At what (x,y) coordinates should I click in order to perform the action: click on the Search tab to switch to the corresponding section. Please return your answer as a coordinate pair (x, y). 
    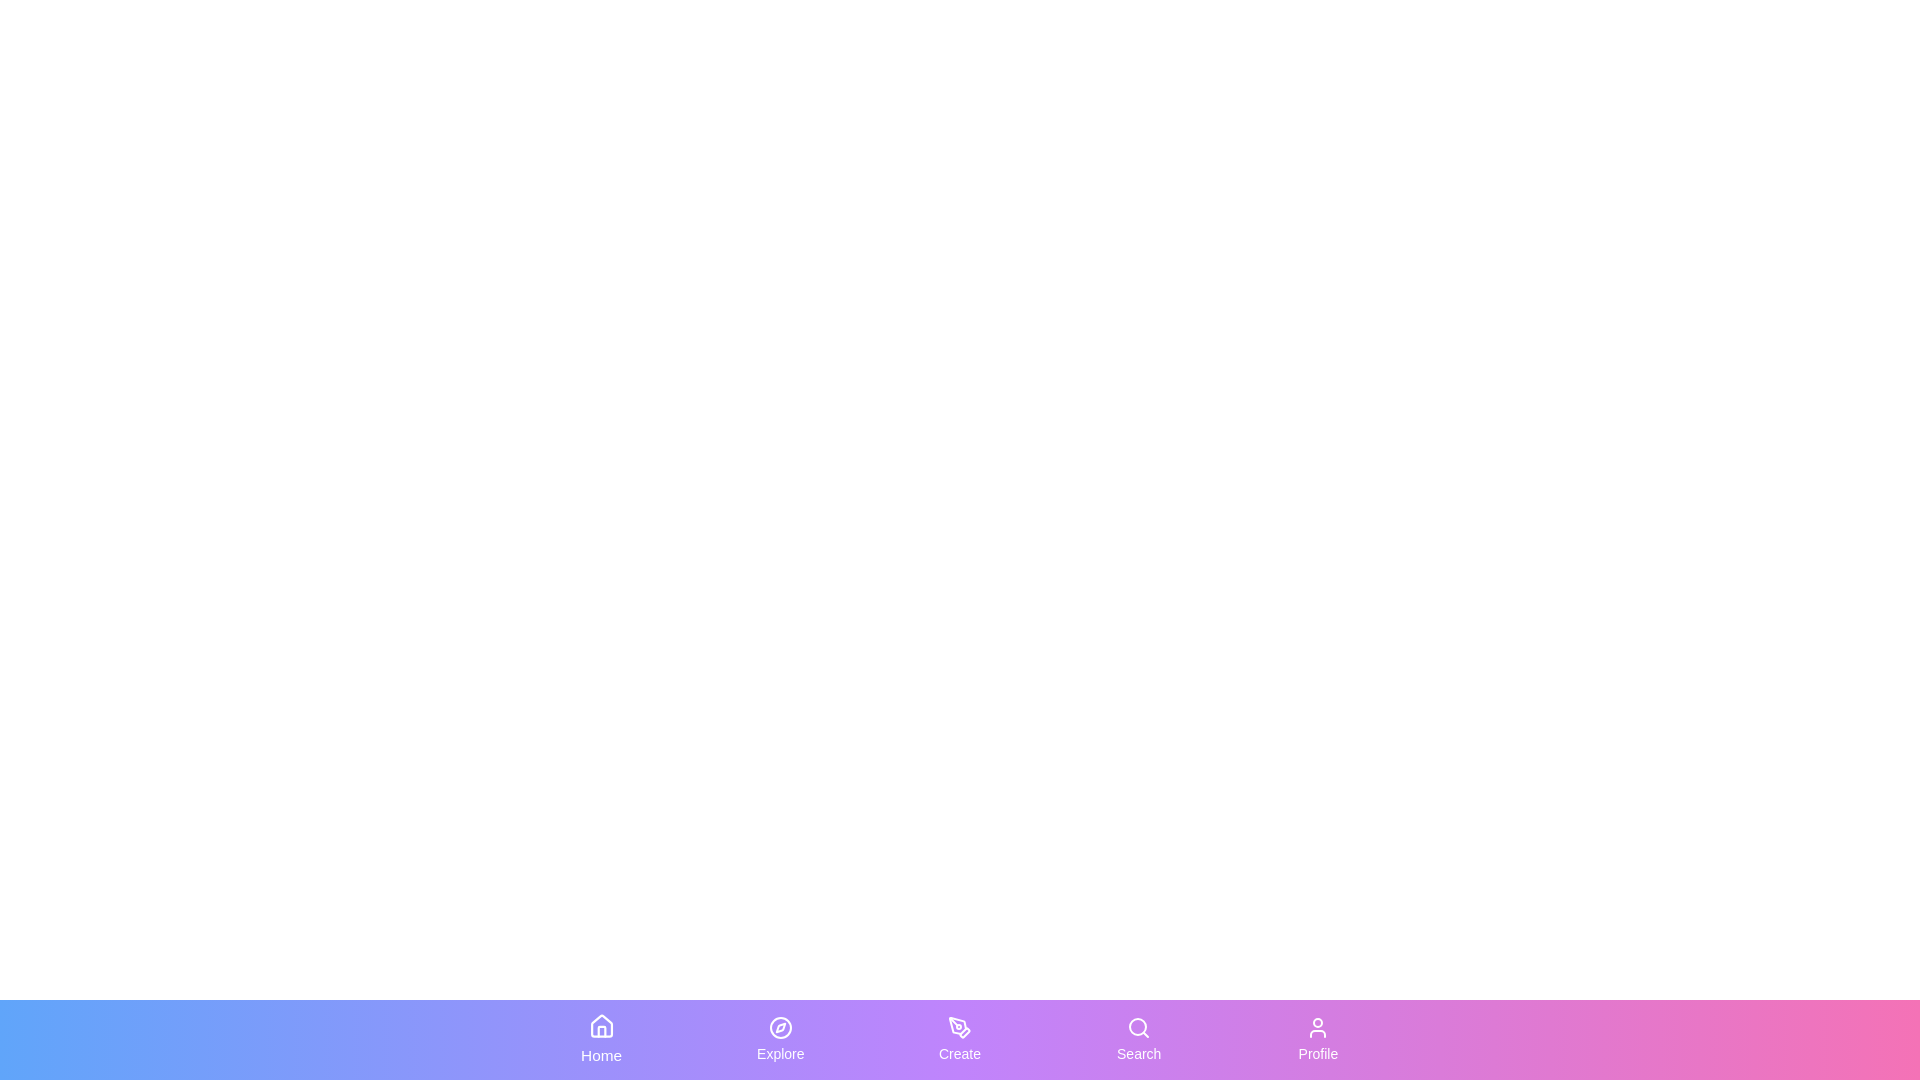
    Looking at the image, I should click on (1139, 1039).